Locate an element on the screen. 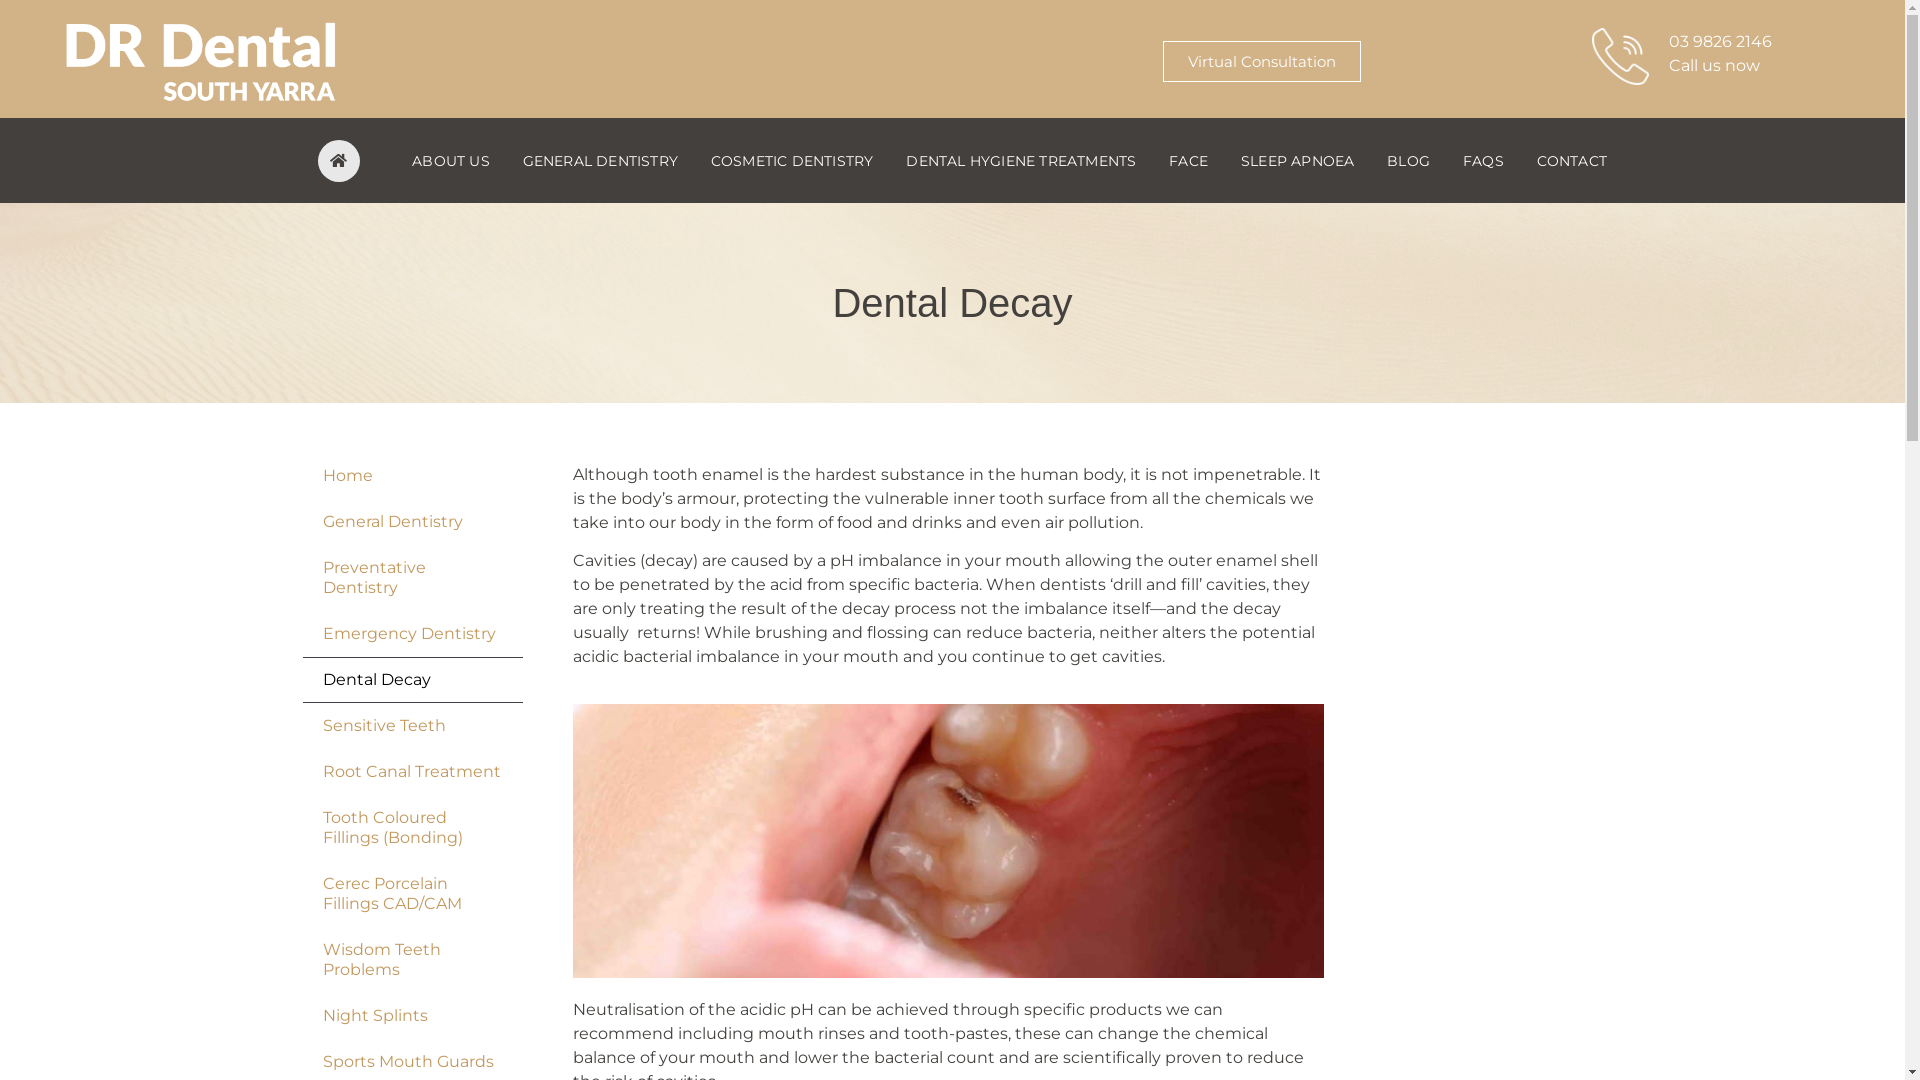 The height and width of the screenshot is (1080, 1920). 'GENERAL DENTISTRY' is located at coordinates (505, 158).